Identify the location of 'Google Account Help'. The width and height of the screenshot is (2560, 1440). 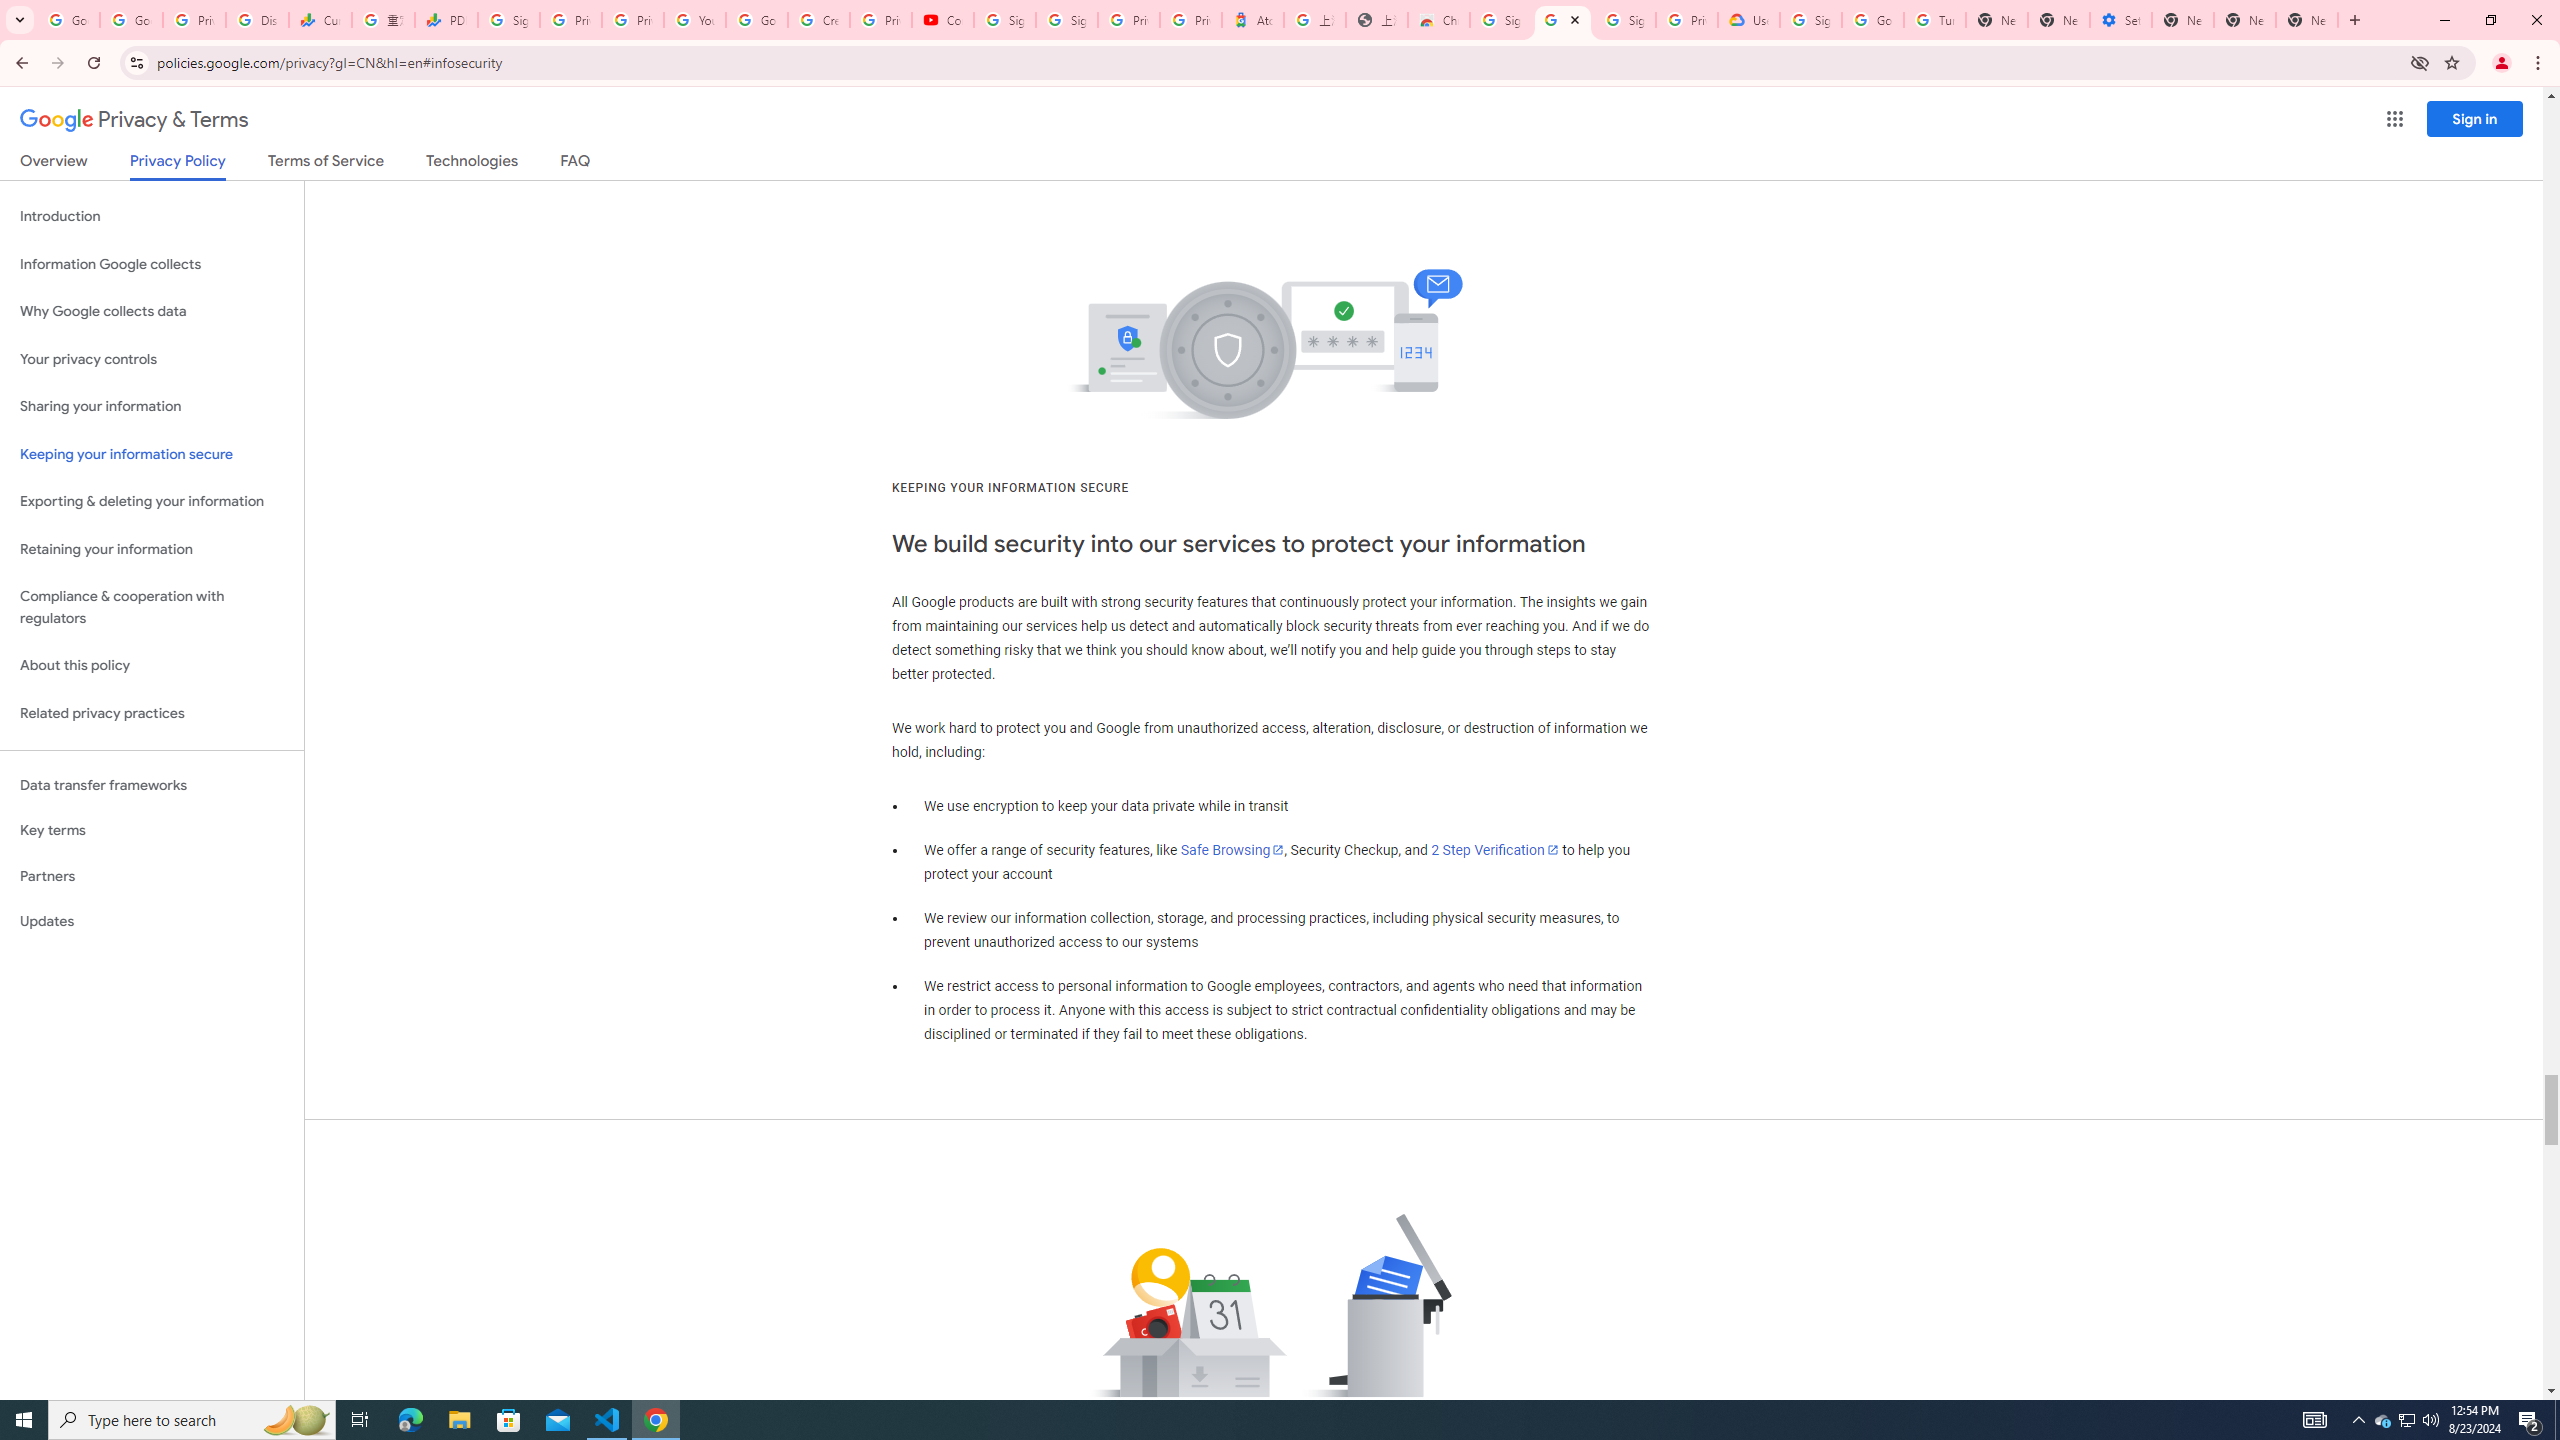
(755, 19).